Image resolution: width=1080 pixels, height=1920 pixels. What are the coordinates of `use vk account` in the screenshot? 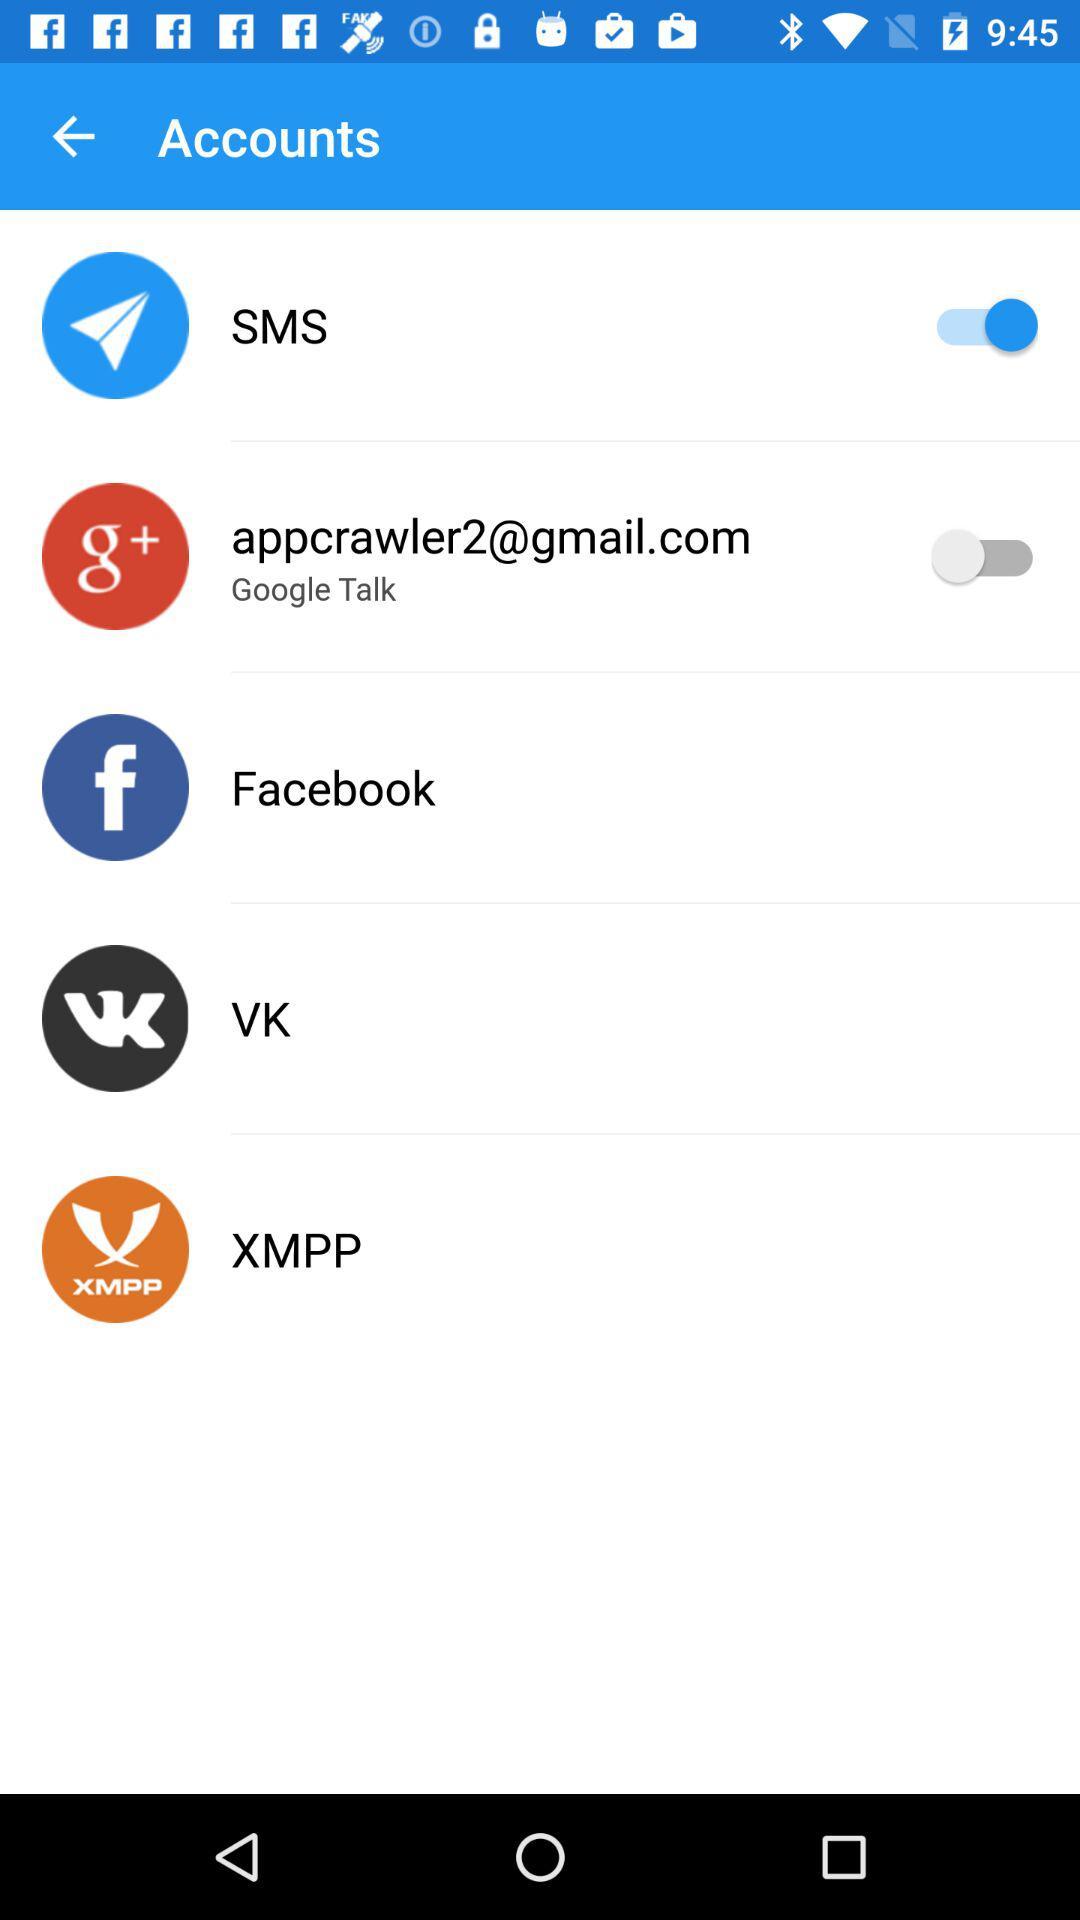 It's located at (115, 1018).